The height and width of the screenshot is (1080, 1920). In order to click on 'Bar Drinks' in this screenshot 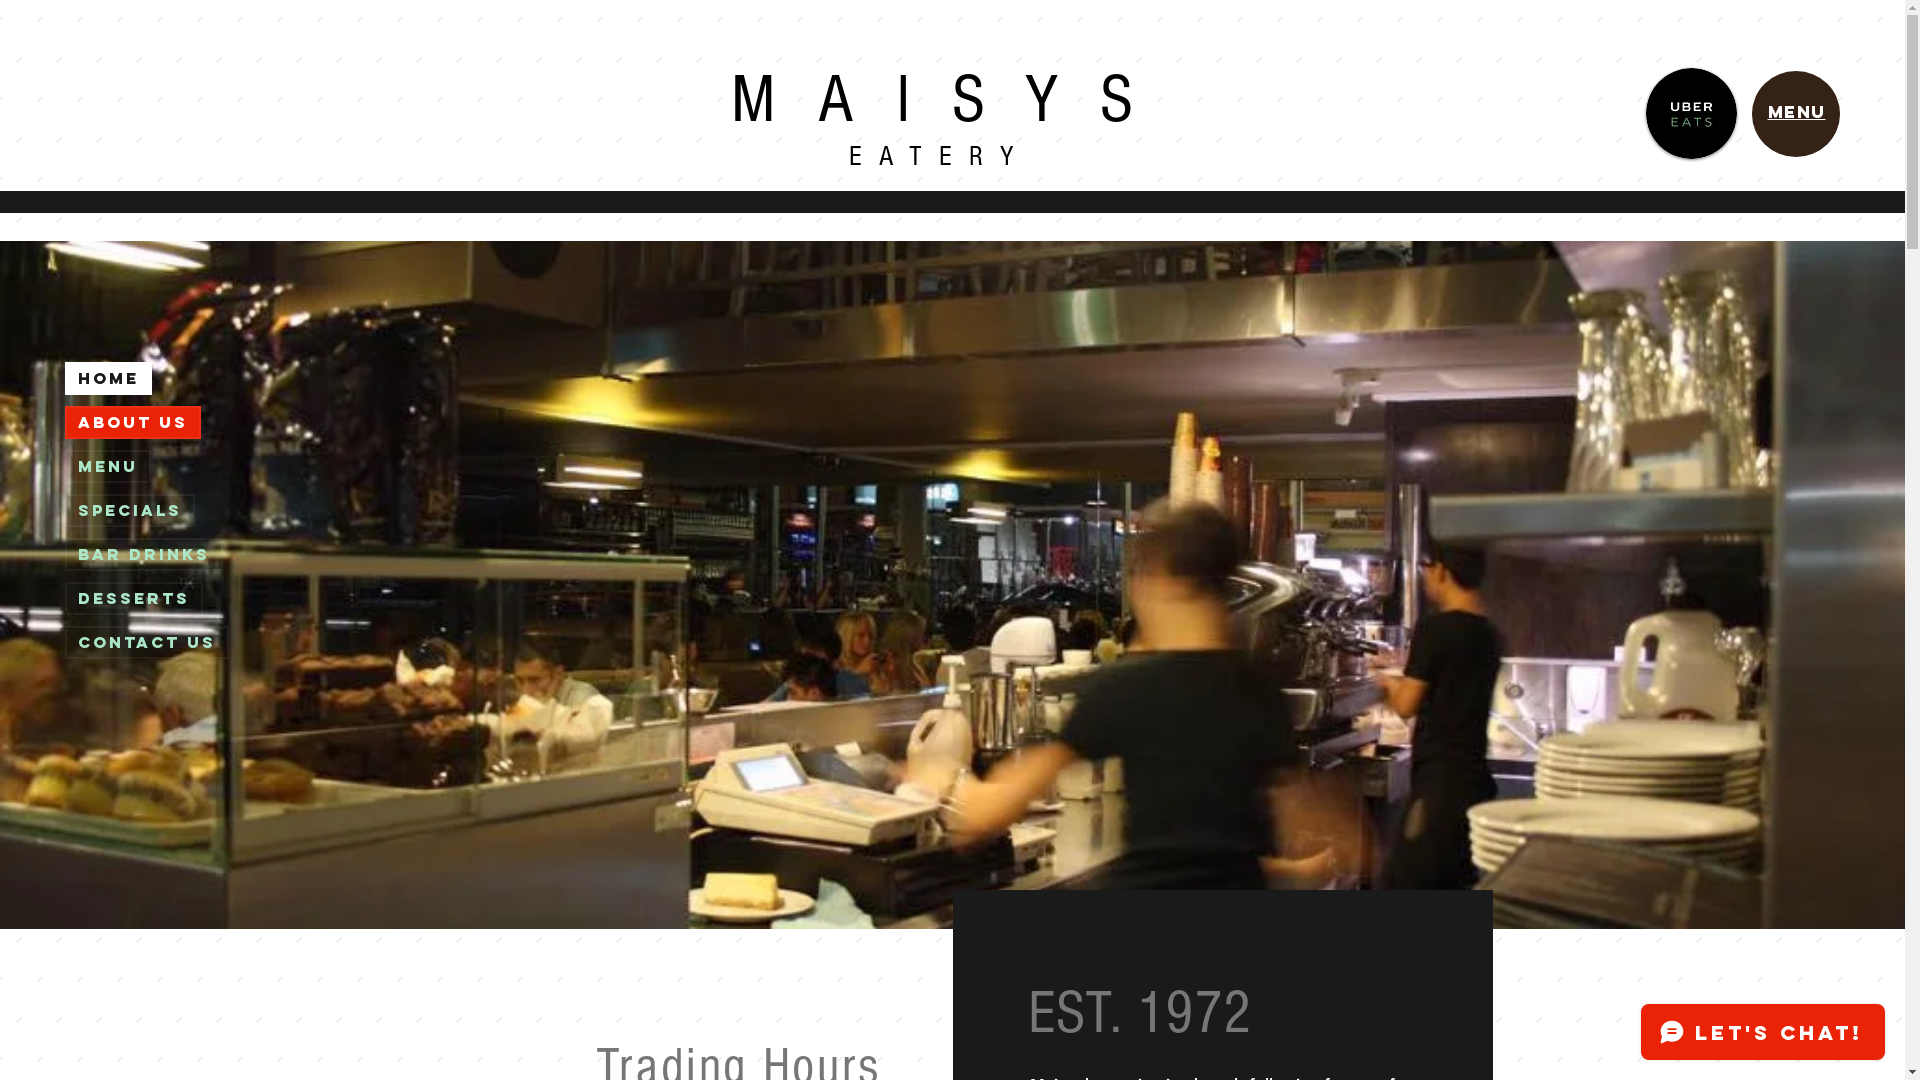, I will do `click(67, 554)`.